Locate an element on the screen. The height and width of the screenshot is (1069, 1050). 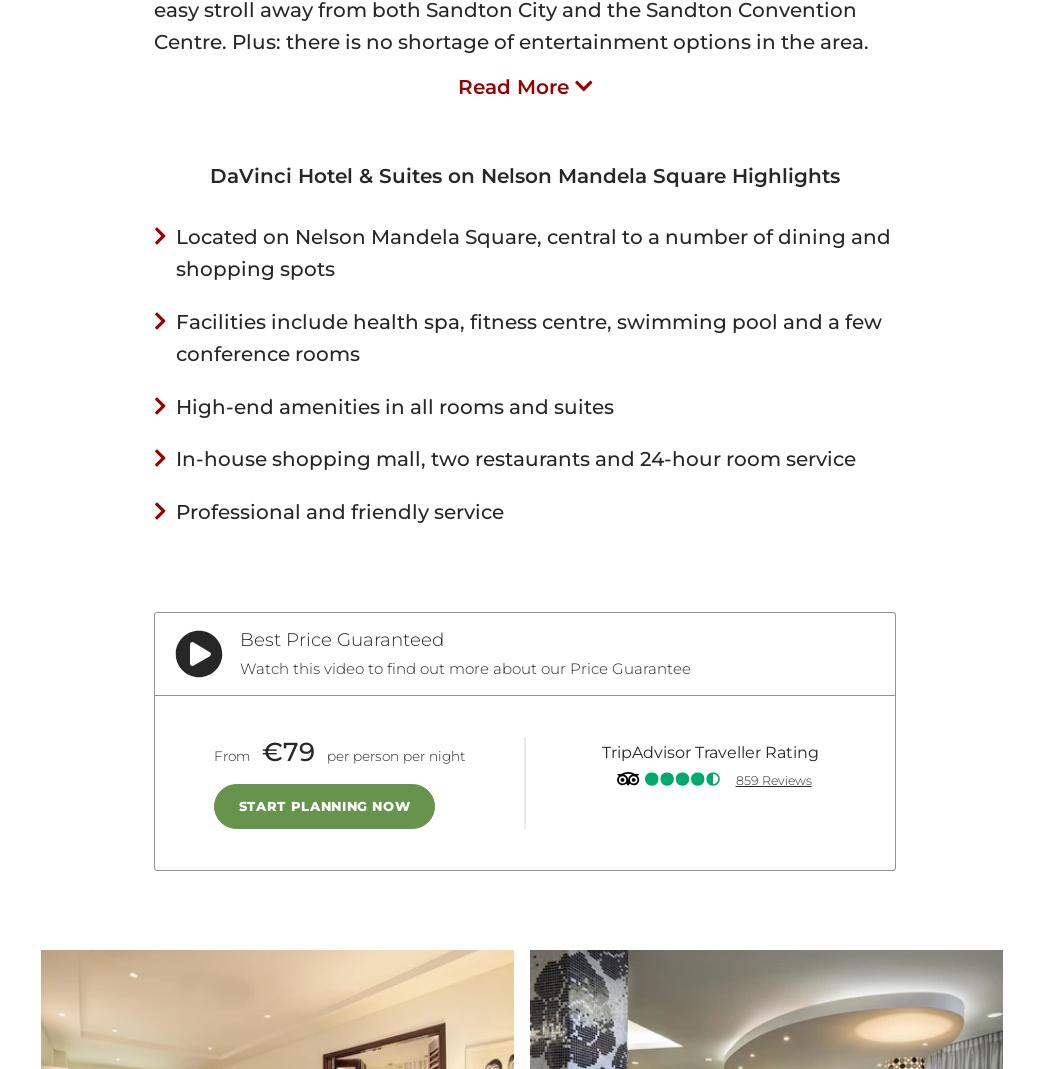
'DaVinci Hotel & Suites on Nelson Mandela Square Highlights' is located at coordinates (522, 174).